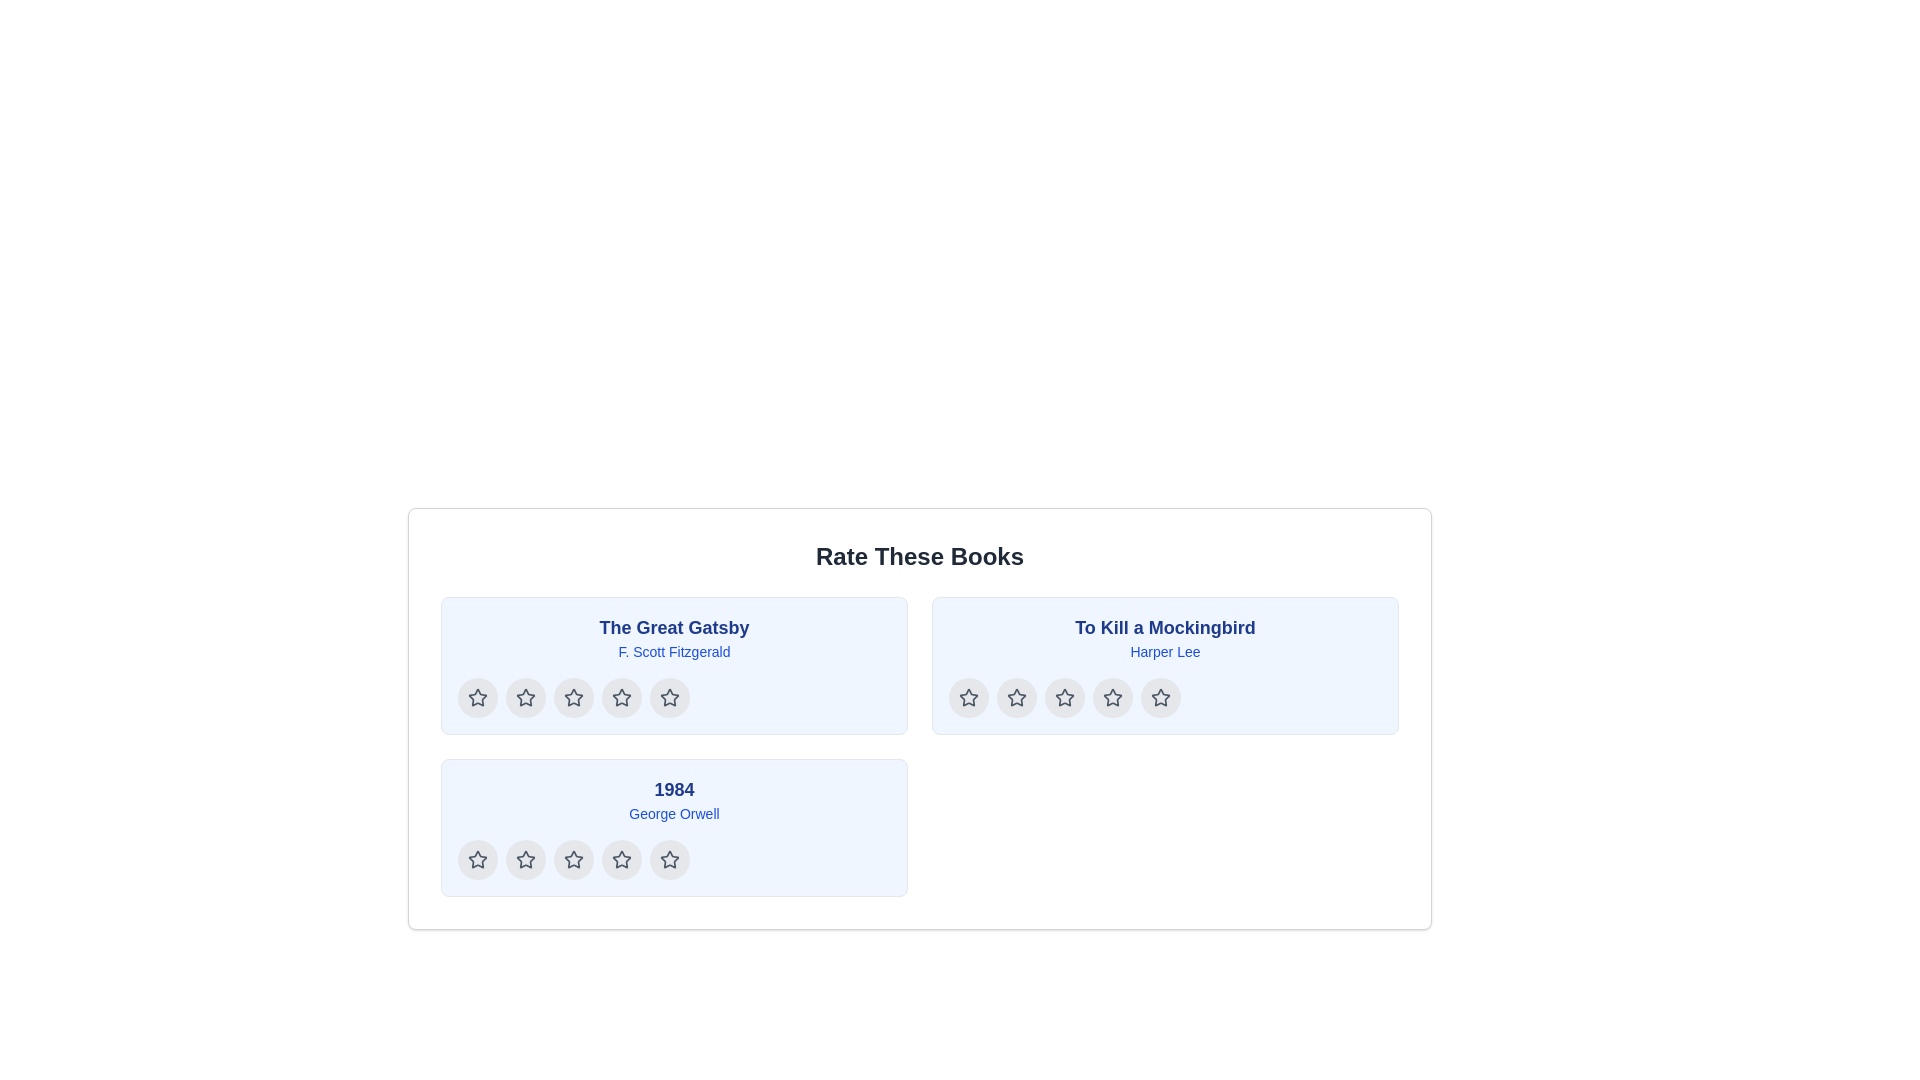 The height and width of the screenshot is (1080, 1920). What do you see at coordinates (573, 697) in the screenshot?
I see `the third star rating button in the horizontal sequence of five stars for the book 'The Great Gatsby'` at bounding box center [573, 697].